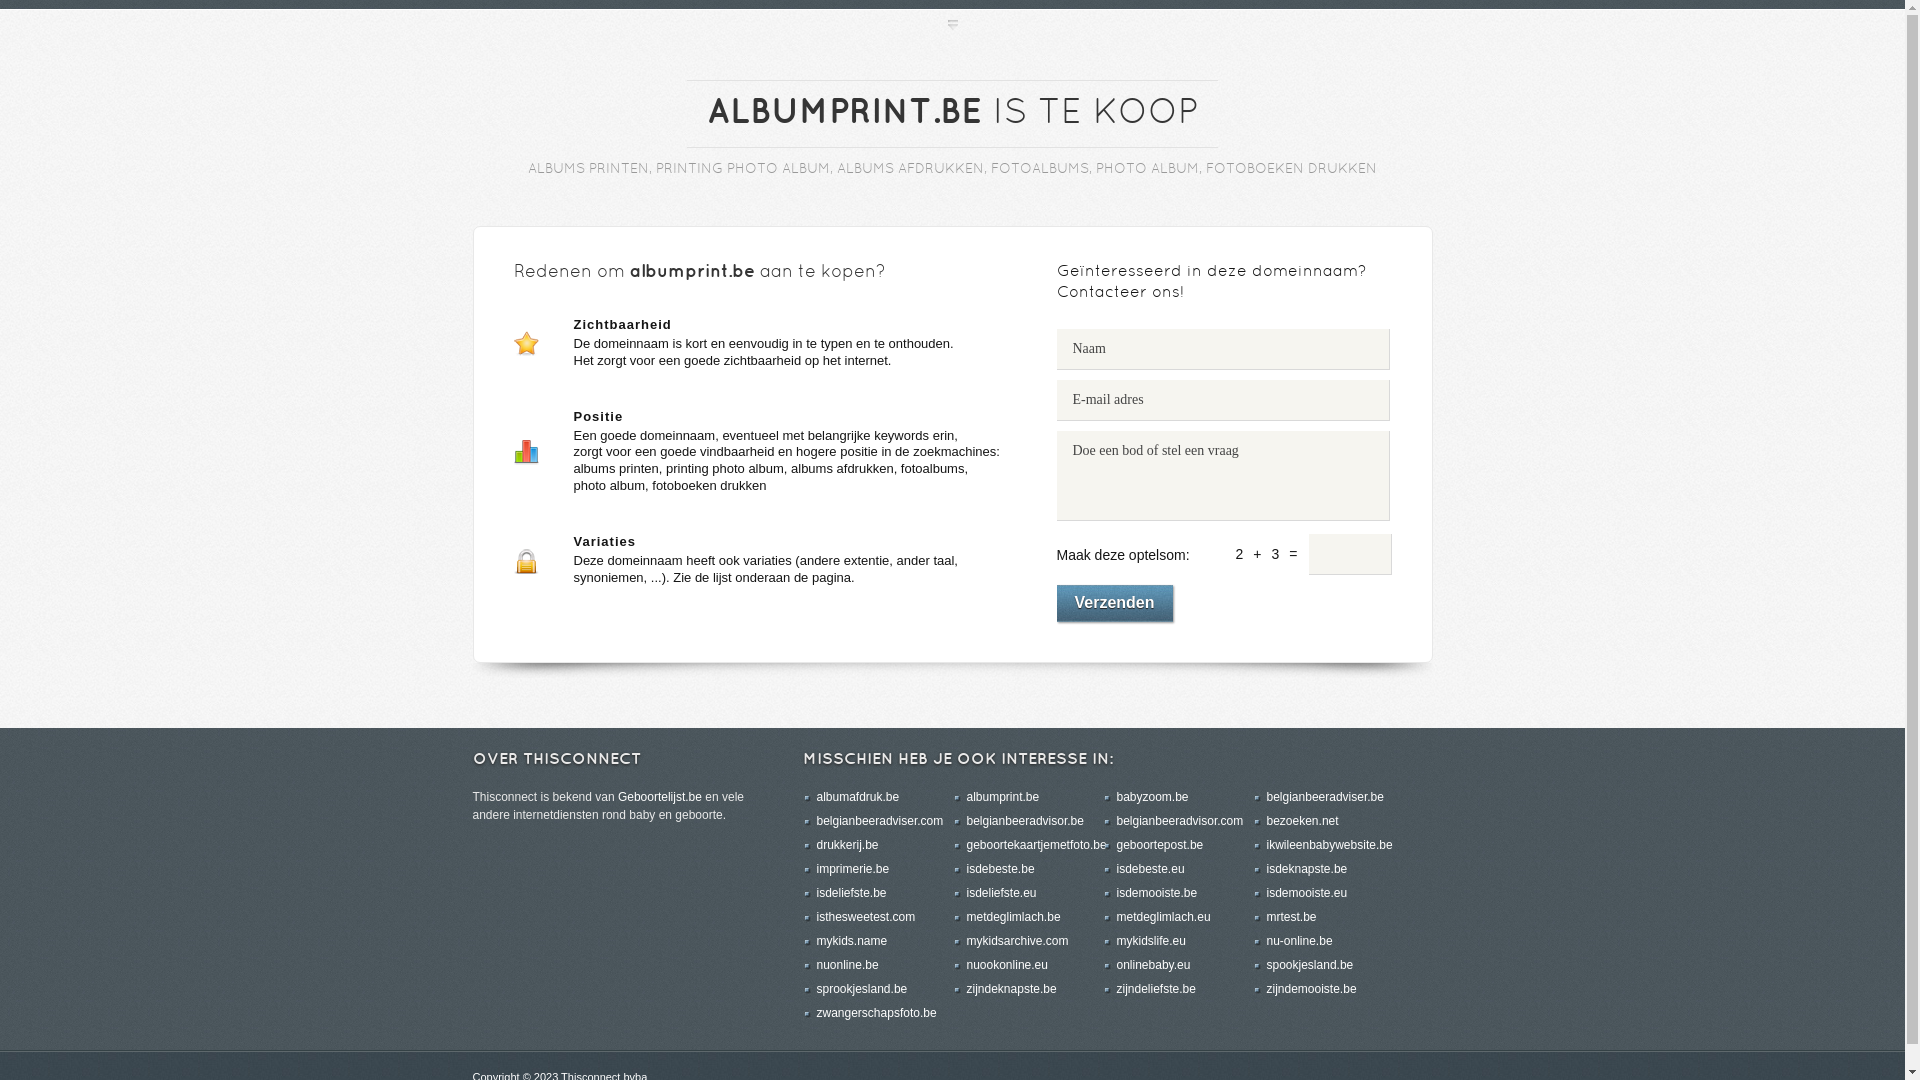  I want to click on 'albumprint.be', so click(1002, 796).